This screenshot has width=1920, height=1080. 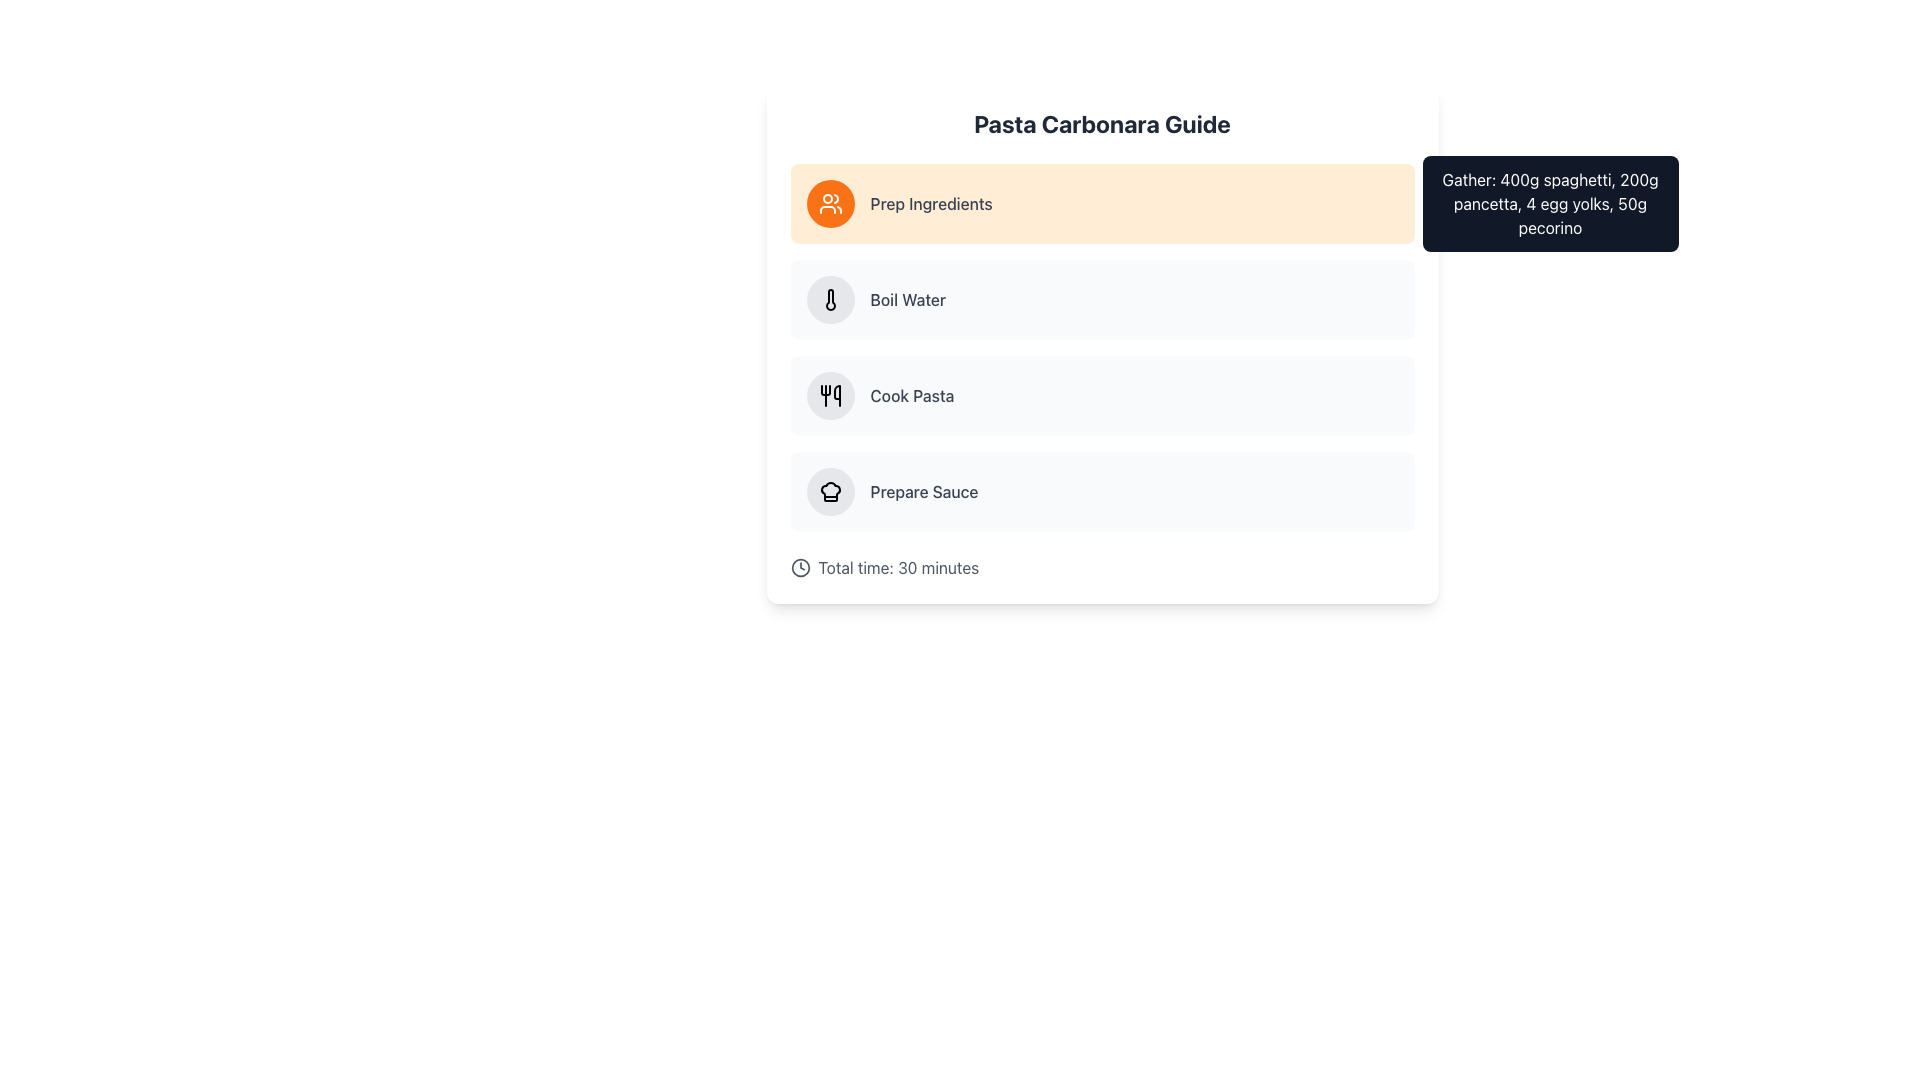 What do you see at coordinates (830, 300) in the screenshot?
I see `the thermometer icon representing the 'Boil Water' step in the guide as a visual reference` at bounding box center [830, 300].